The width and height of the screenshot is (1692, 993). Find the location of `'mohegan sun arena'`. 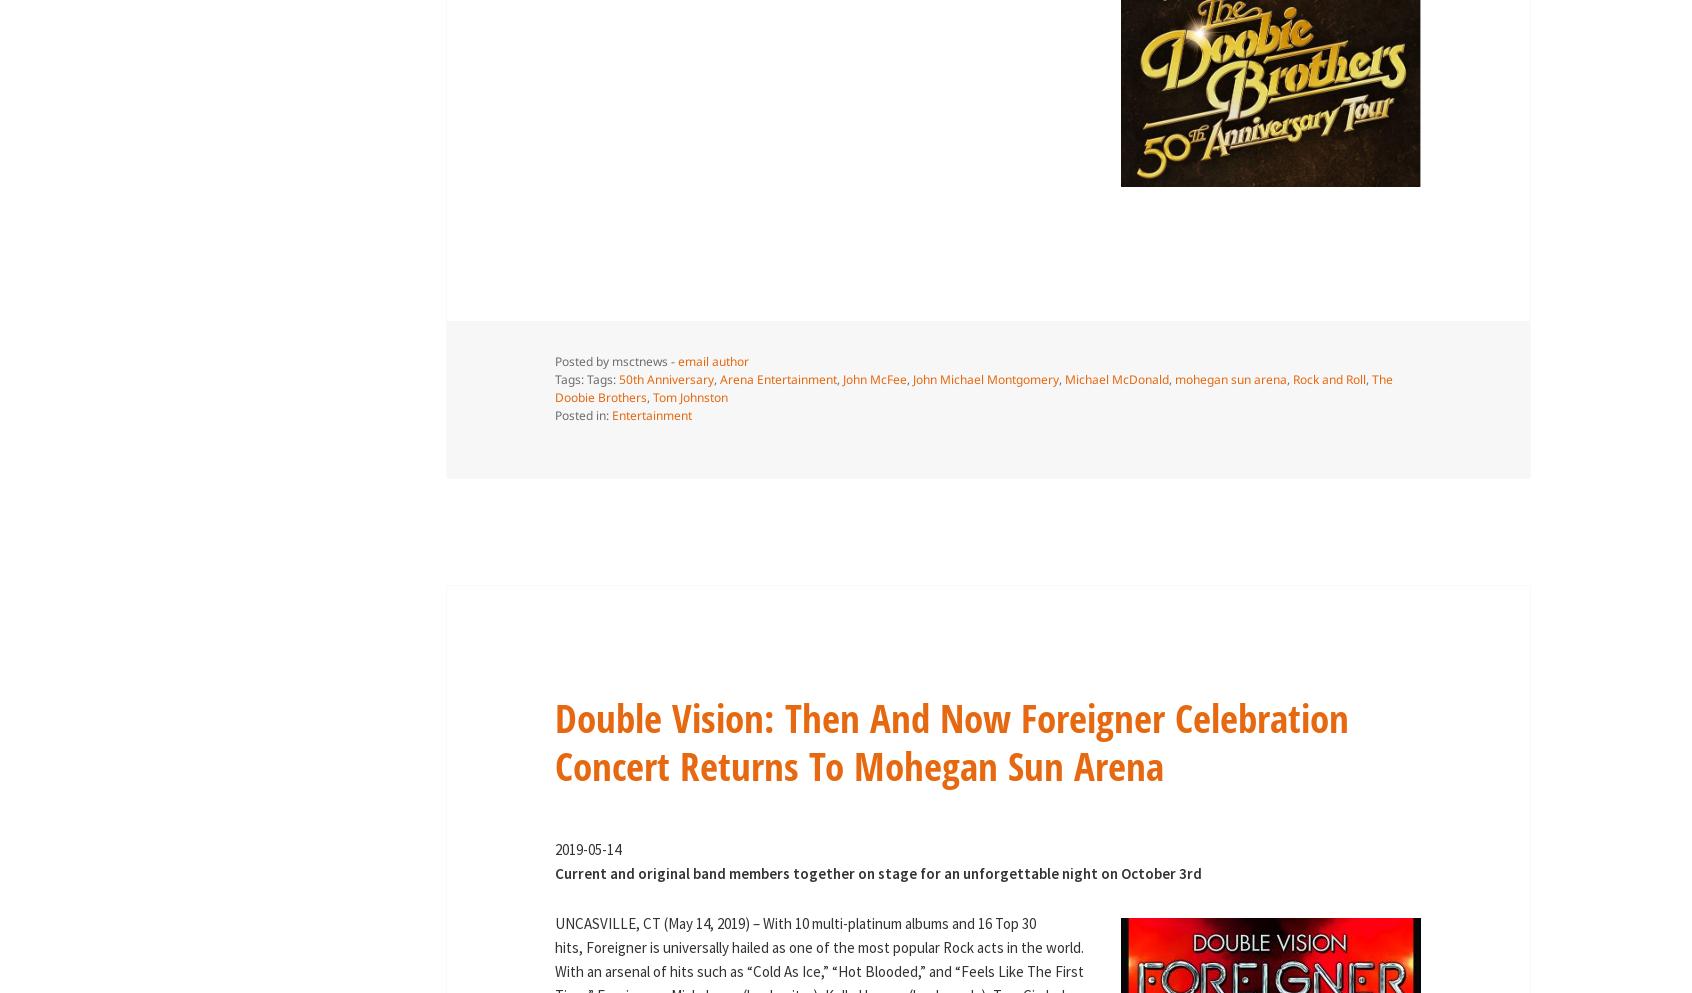

'mohegan sun arena' is located at coordinates (1230, 379).